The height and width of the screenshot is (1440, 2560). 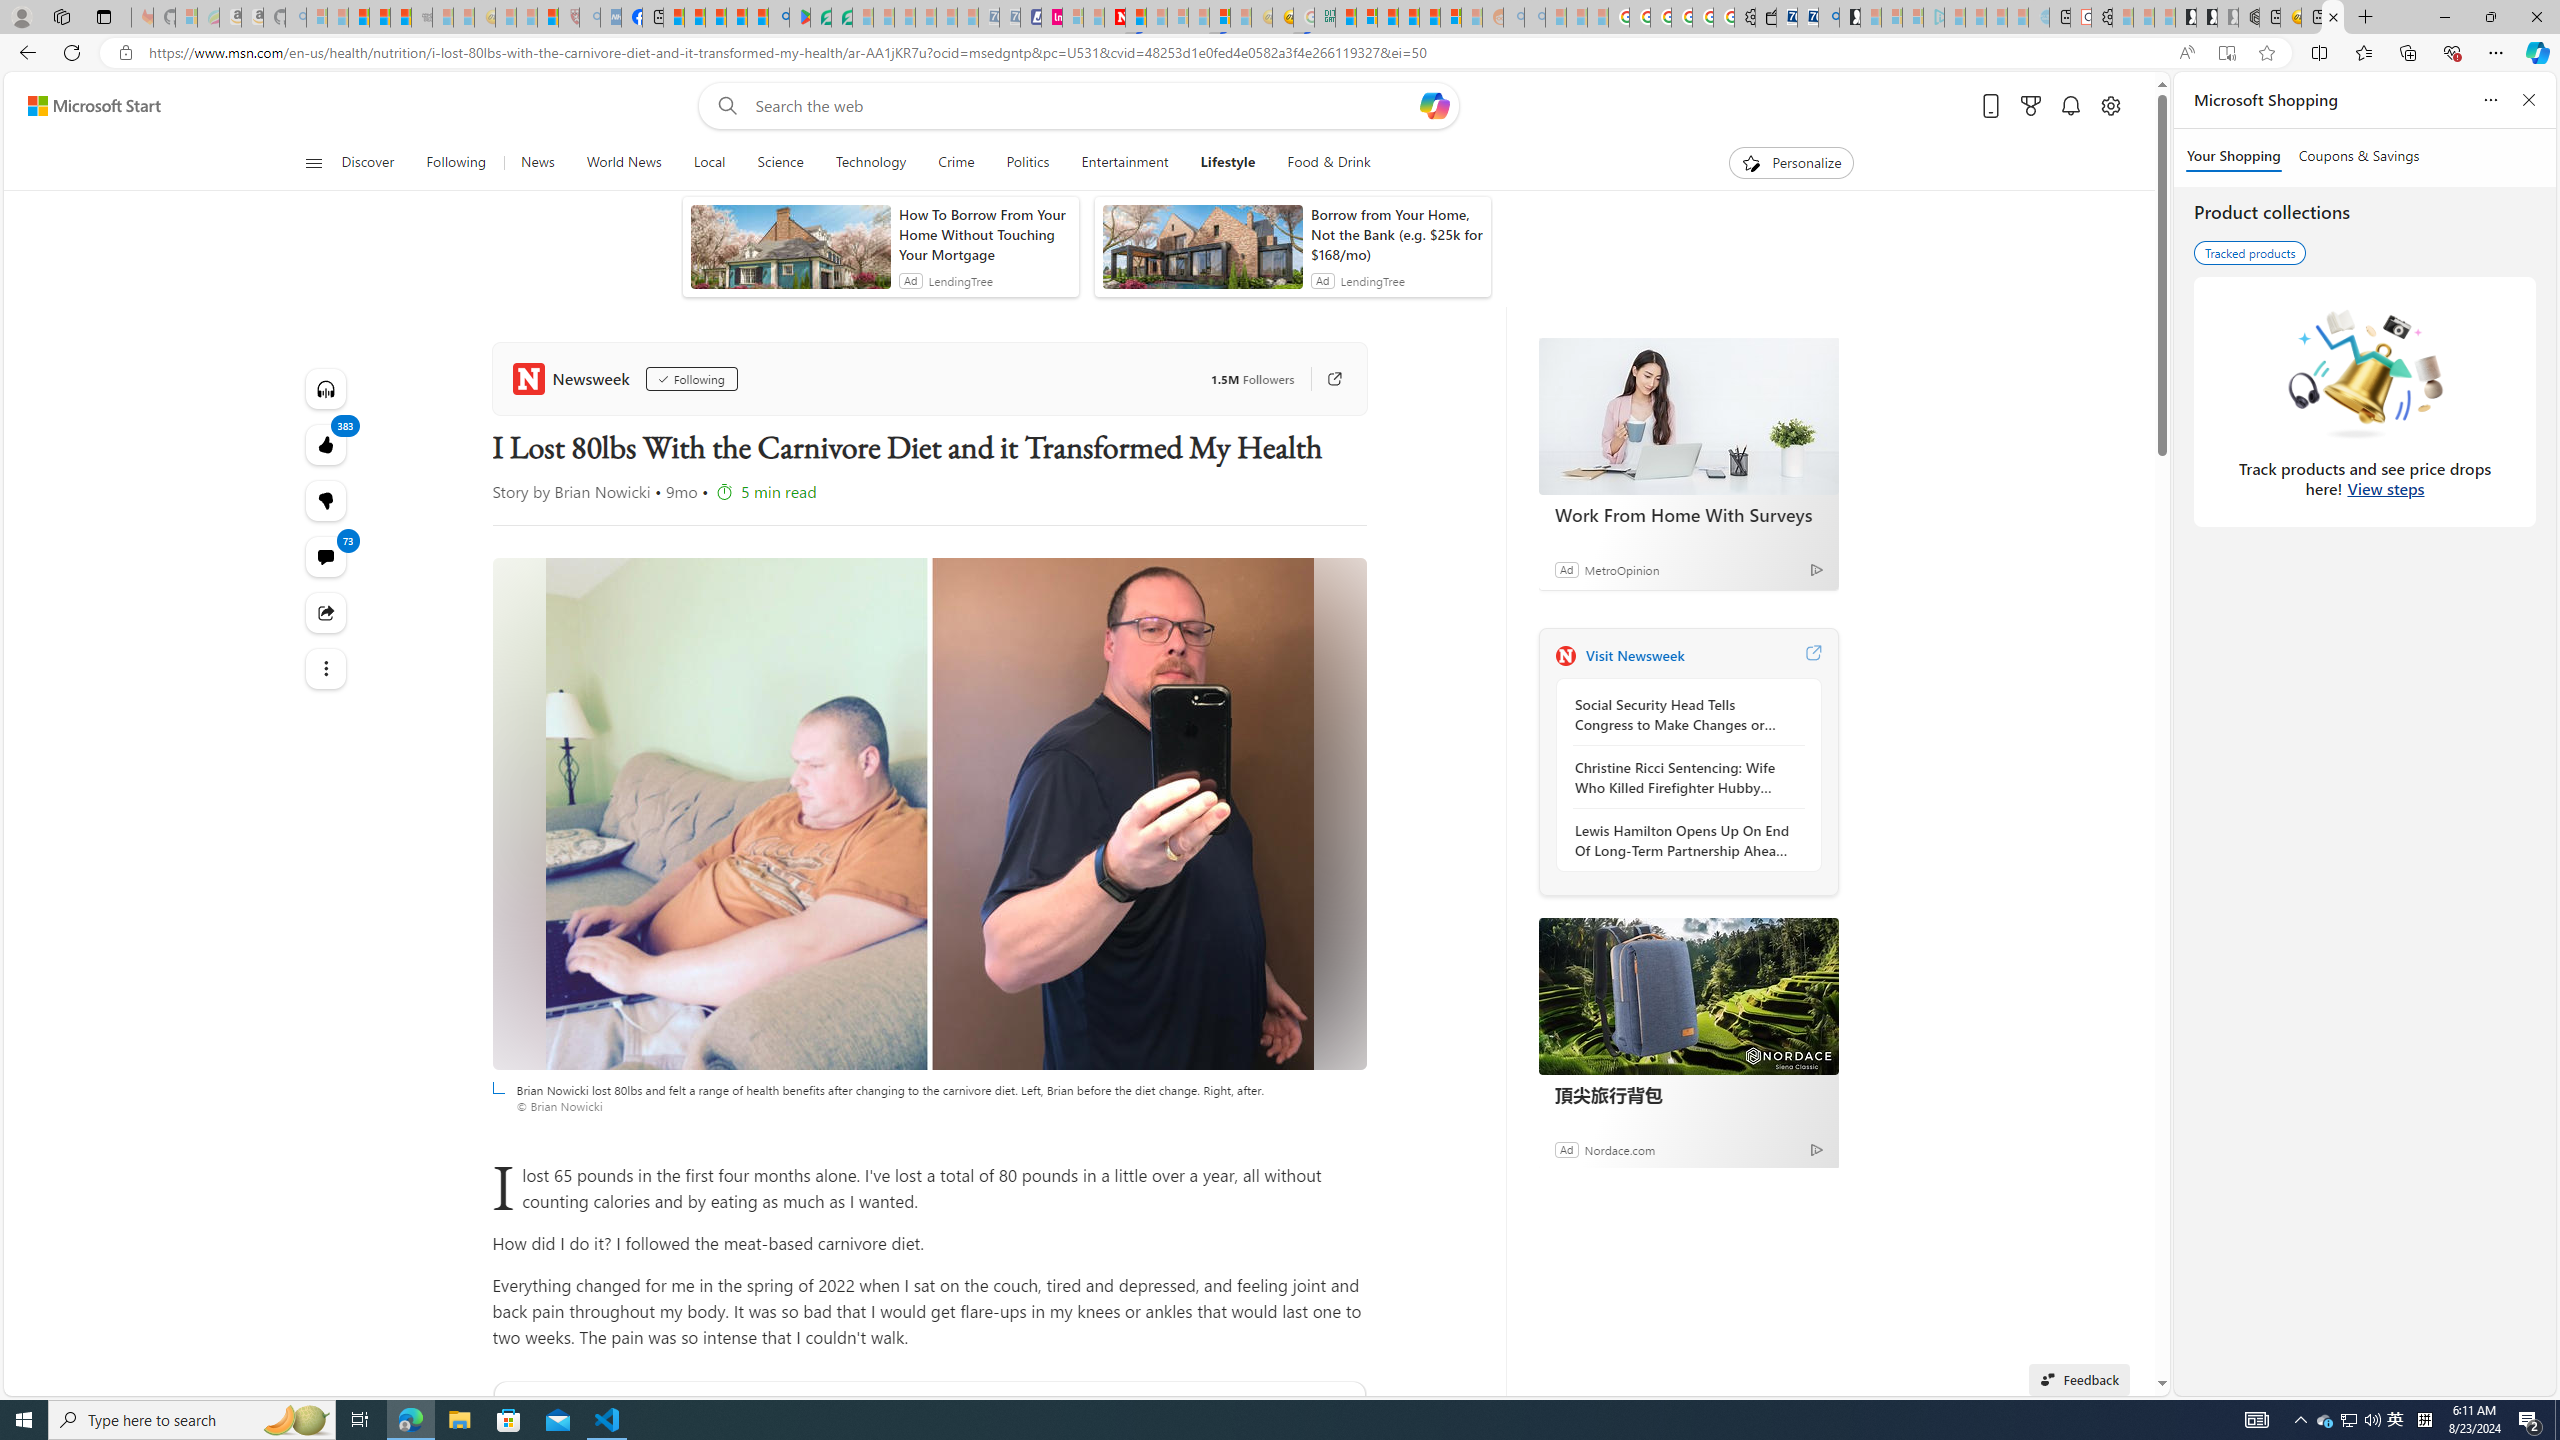 I want to click on 'Refresh', so click(x=70, y=51).